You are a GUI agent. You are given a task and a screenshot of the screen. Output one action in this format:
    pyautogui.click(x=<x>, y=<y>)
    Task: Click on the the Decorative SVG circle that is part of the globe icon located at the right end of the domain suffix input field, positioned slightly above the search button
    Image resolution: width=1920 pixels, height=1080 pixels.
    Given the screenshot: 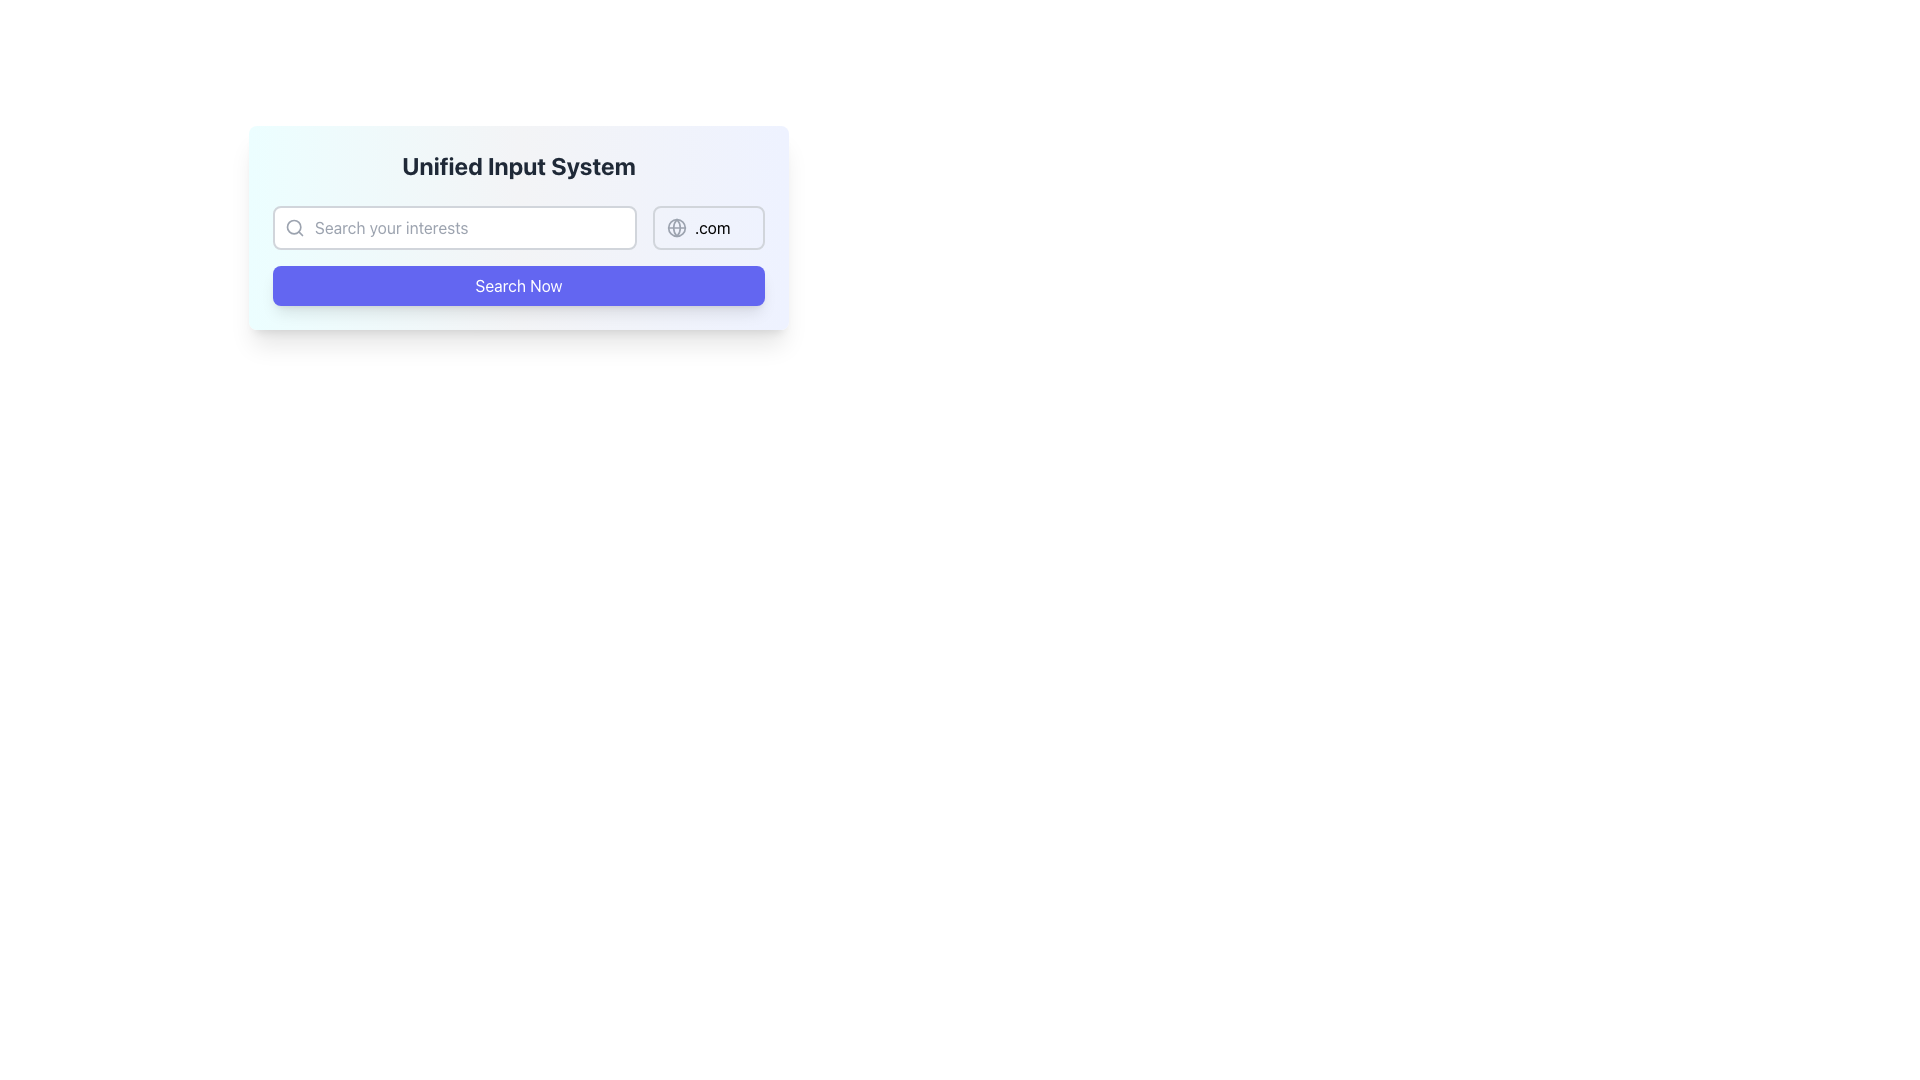 What is the action you would take?
    pyautogui.click(x=676, y=226)
    